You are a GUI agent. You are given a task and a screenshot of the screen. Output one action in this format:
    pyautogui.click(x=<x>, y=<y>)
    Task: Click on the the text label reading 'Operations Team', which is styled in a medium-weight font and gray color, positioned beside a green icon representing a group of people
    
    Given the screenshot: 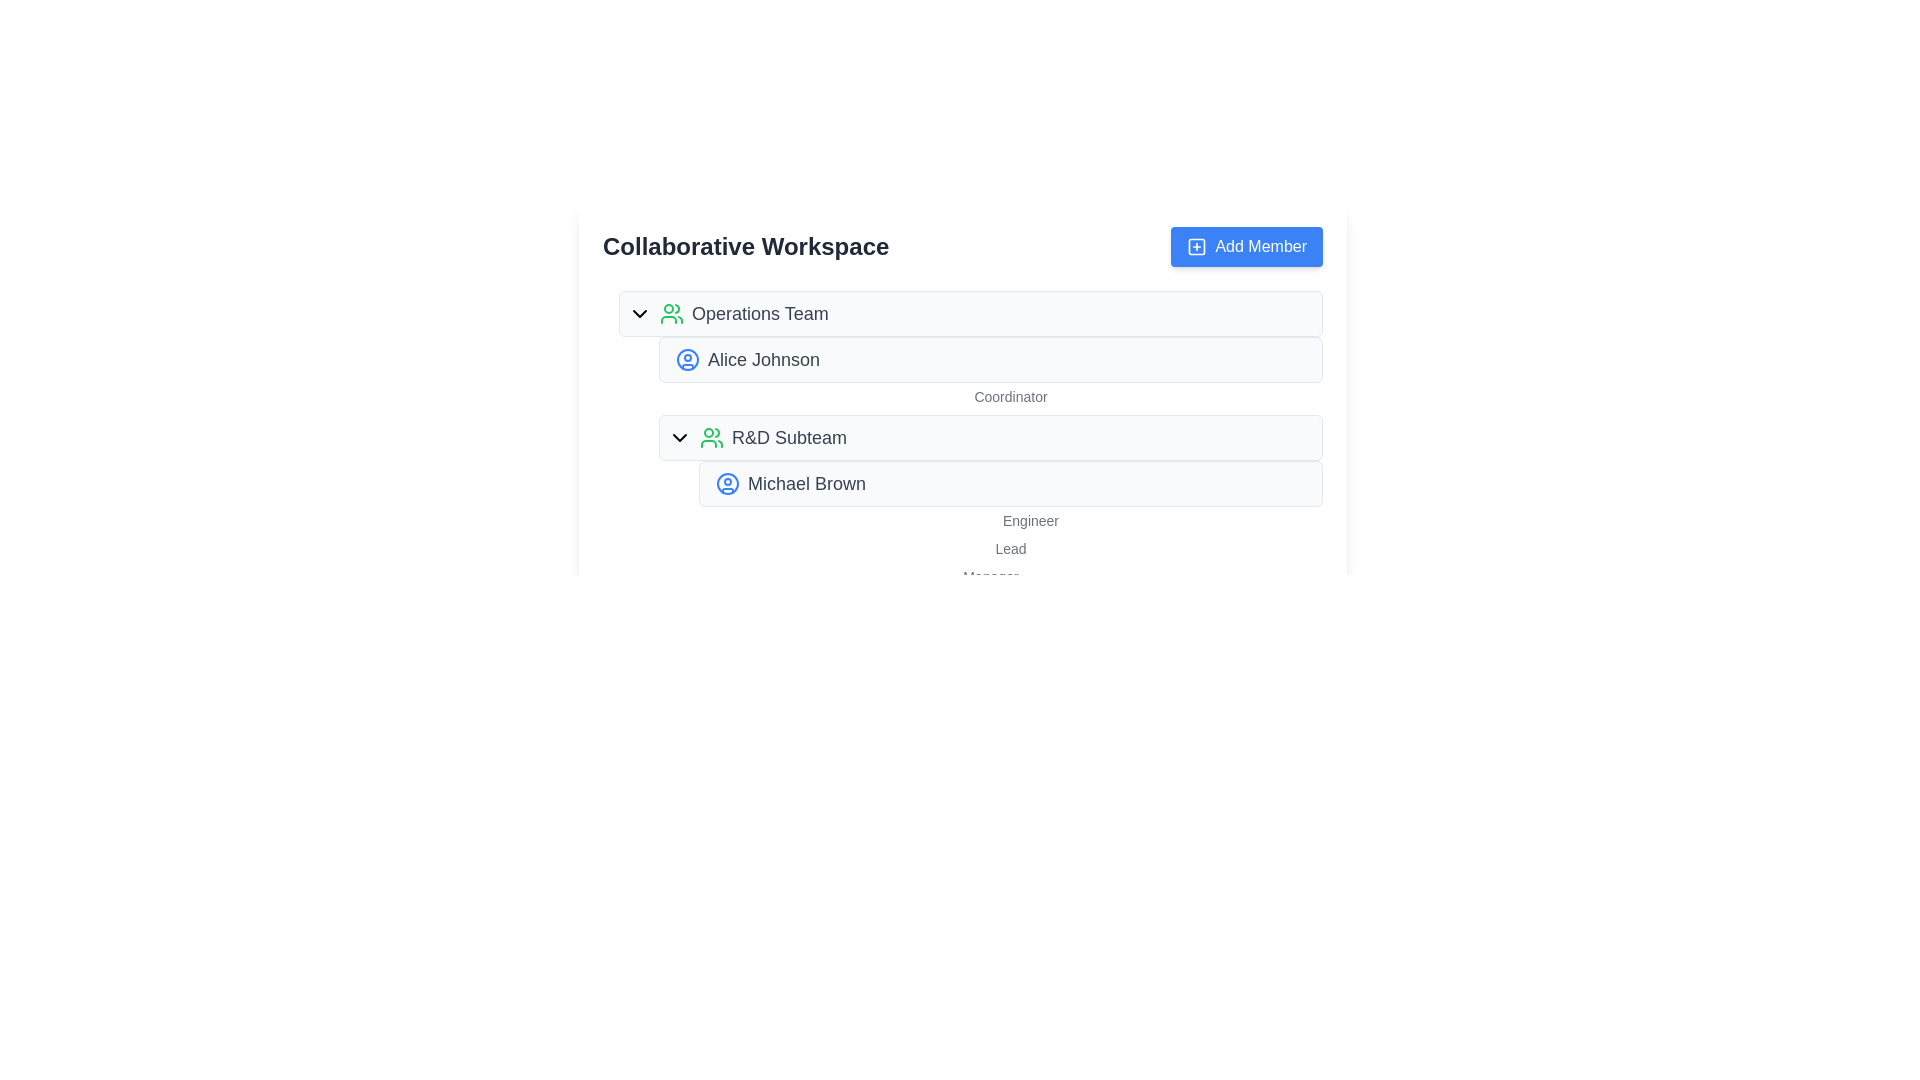 What is the action you would take?
    pyautogui.click(x=759, y=313)
    